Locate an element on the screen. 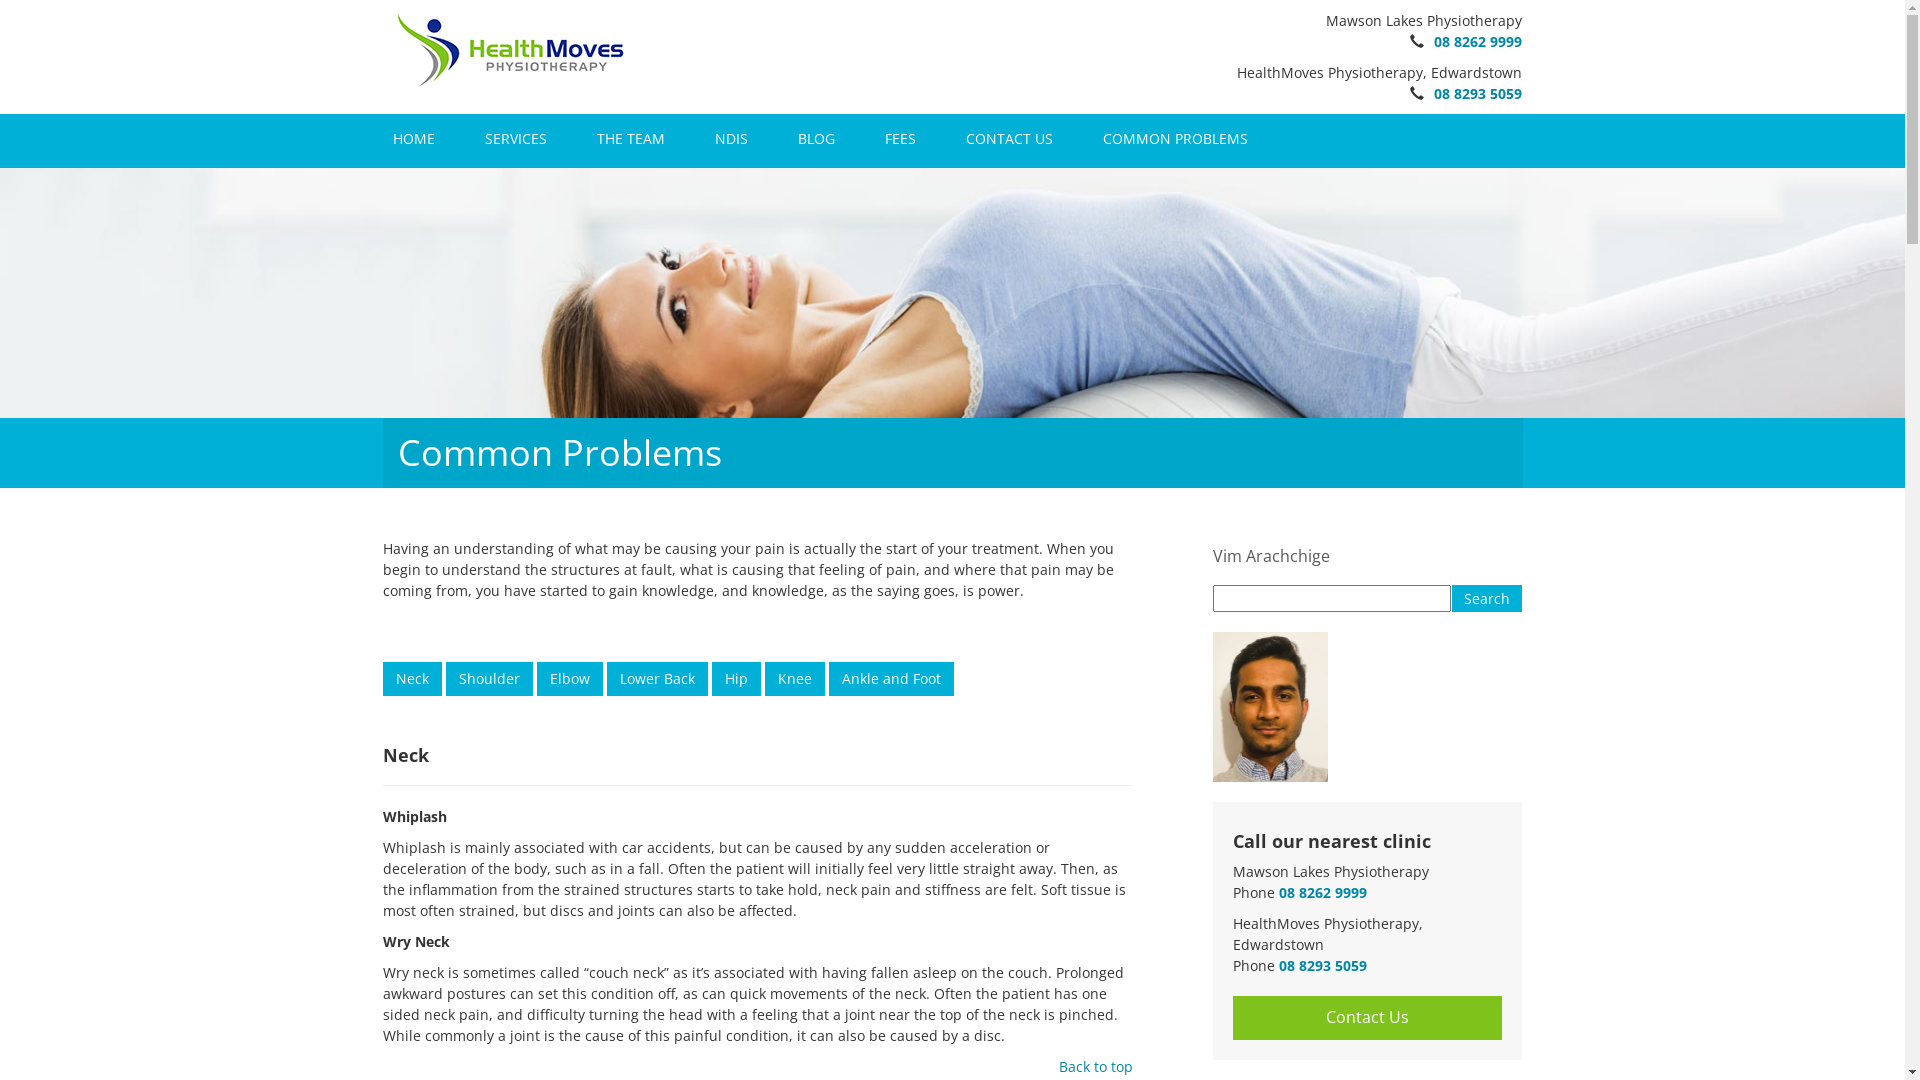  'Elbow' is located at coordinates (568, 666).